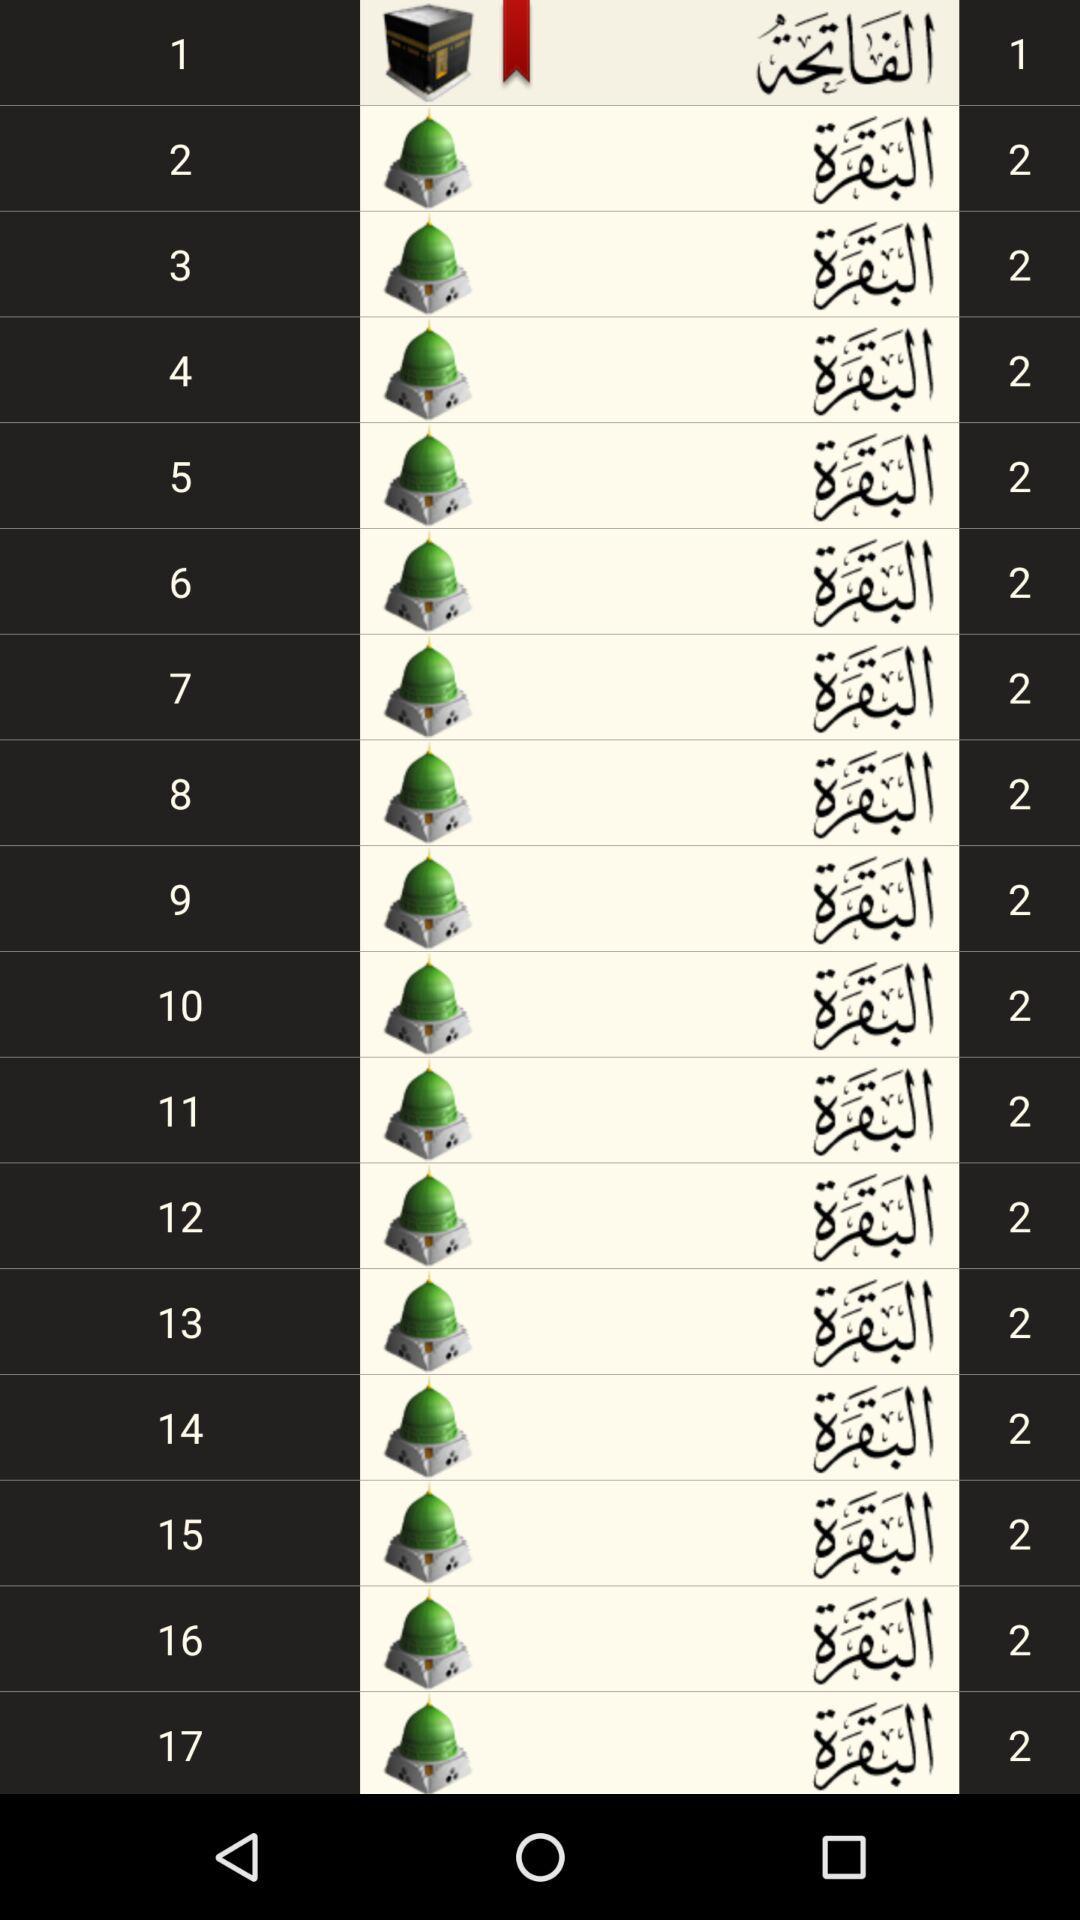  Describe the element at coordinates (180, 791) in the screenshot. I see `8` at that location.